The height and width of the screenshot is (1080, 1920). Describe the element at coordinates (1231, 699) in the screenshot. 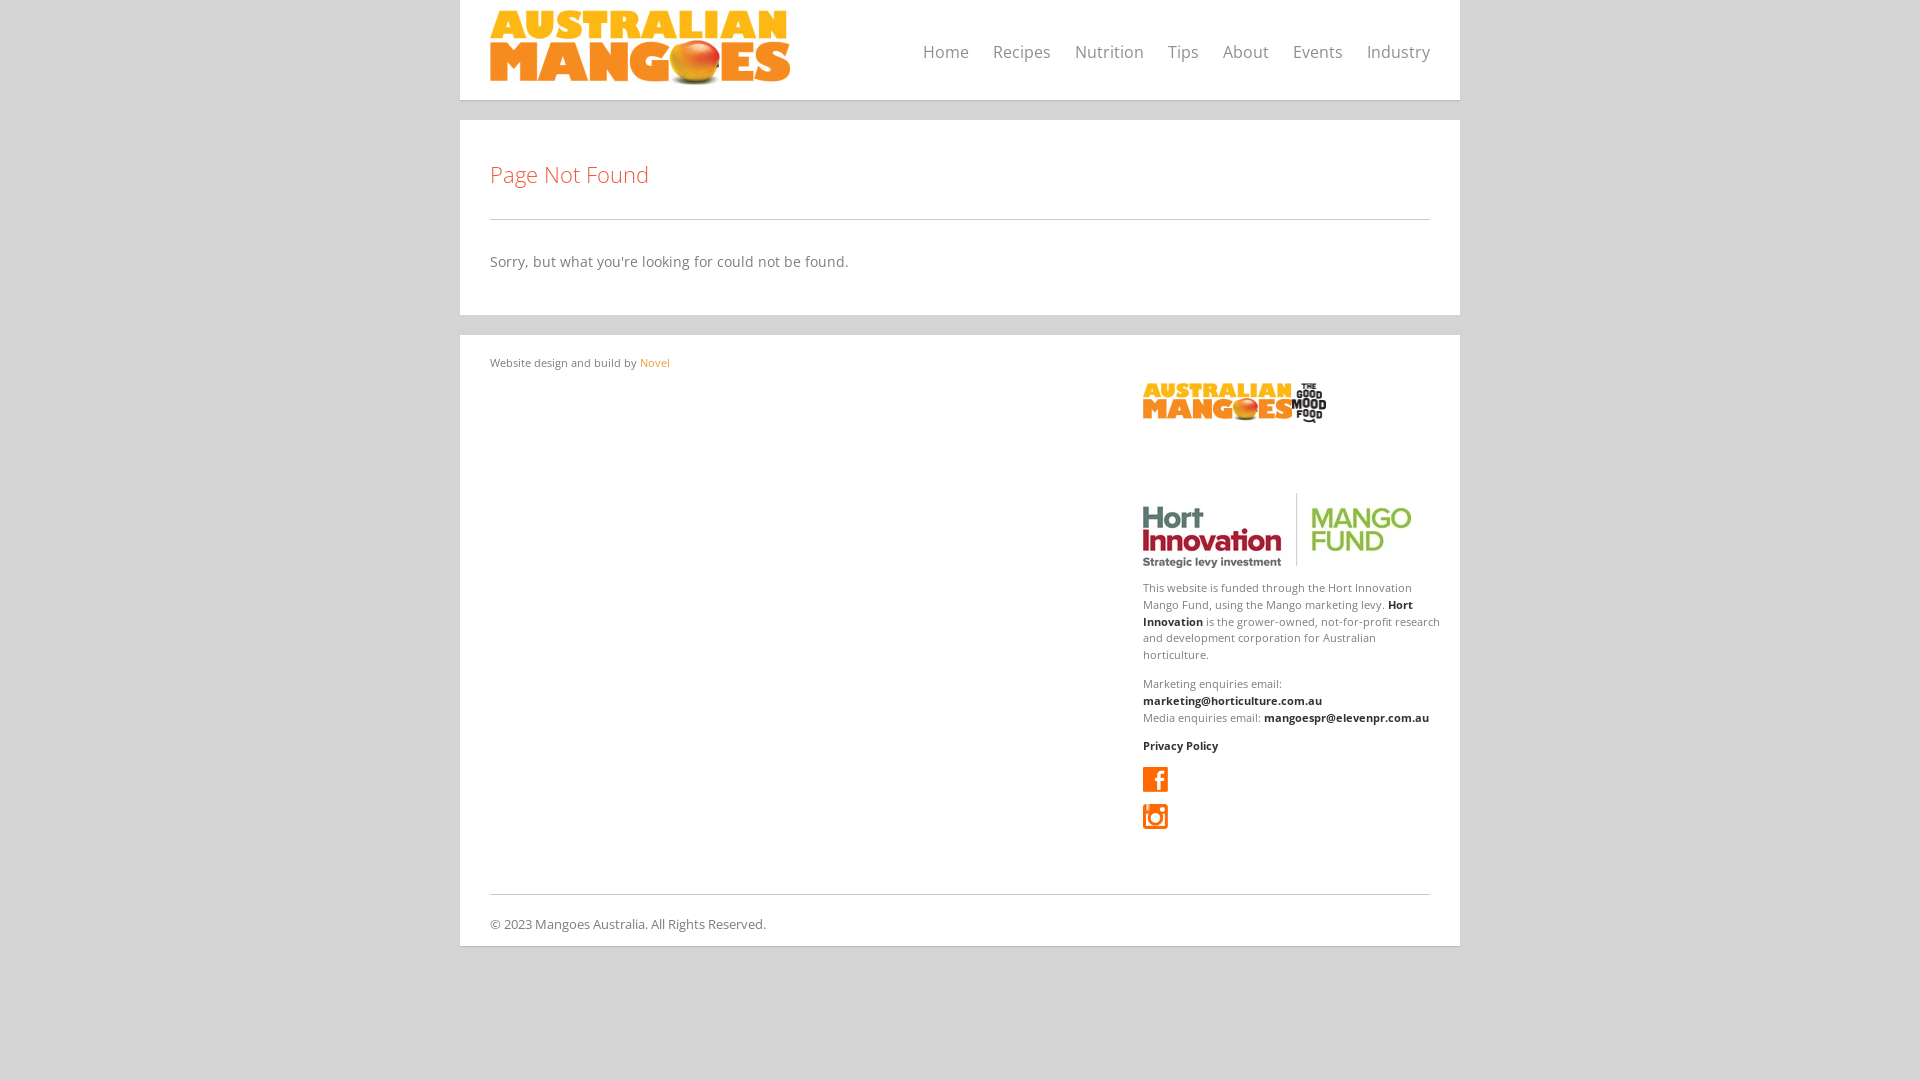

I see `'marketing@horticulture.com.au'` at that location.